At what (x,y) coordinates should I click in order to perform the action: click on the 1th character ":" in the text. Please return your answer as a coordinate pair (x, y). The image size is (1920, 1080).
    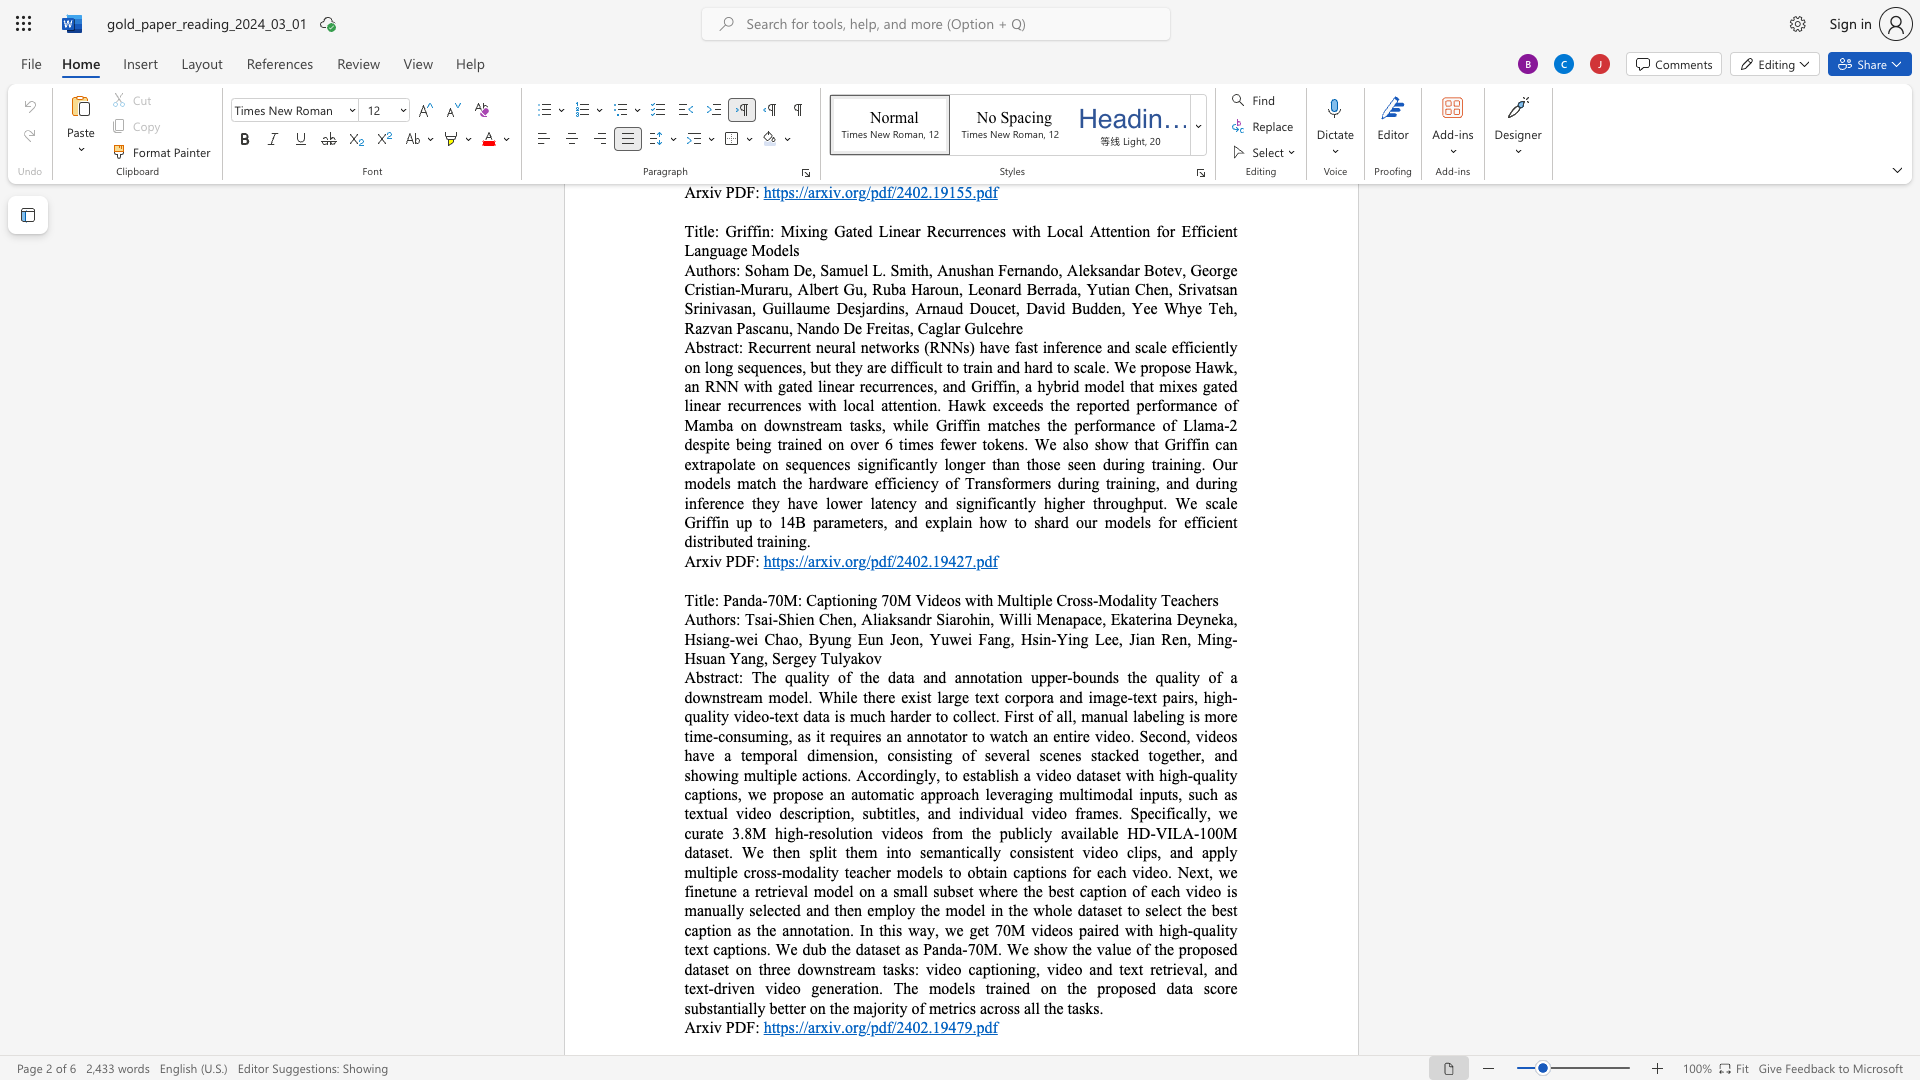
    Looking at the image, I should click on (756, 1027).